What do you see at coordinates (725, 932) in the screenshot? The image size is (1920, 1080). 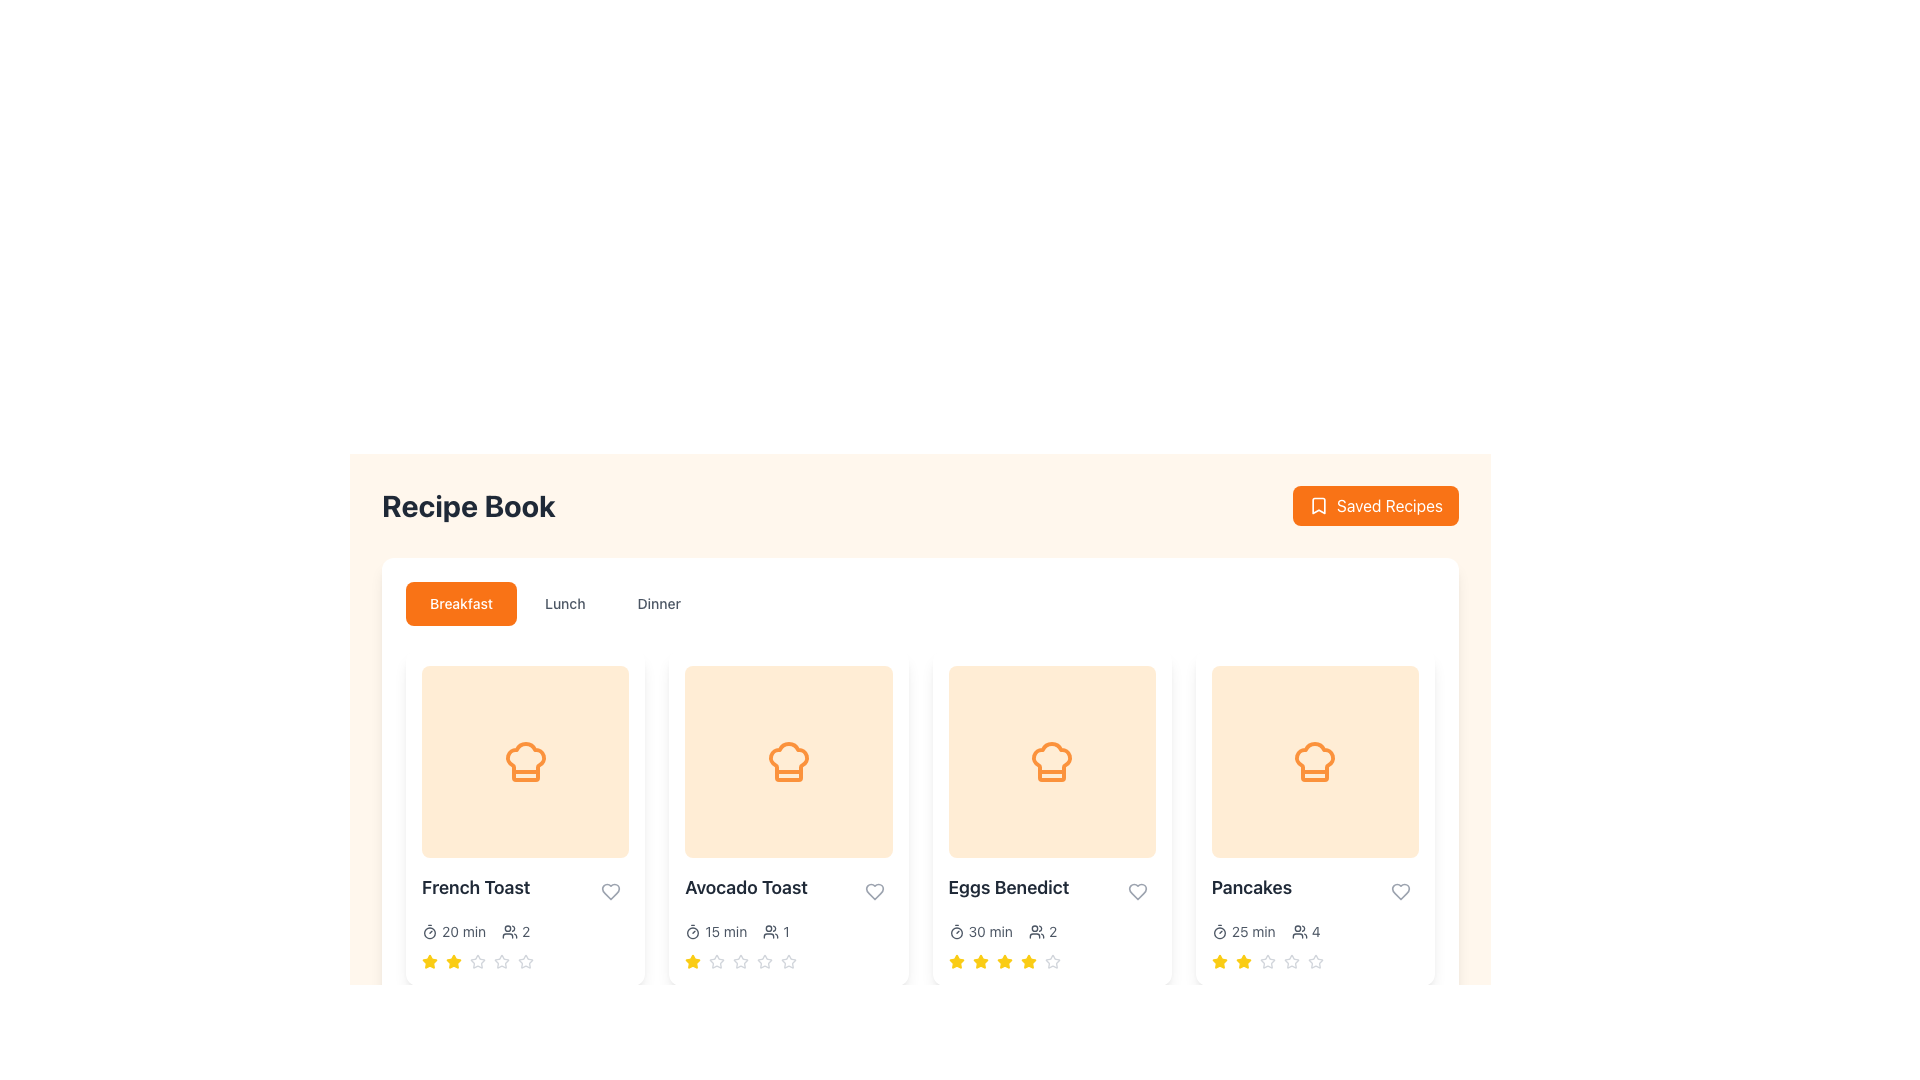 I see `the label displaying '15 min', which is styled in dark gray font and located below the 'Avocado Toast' card, following a clock icon` at bounding box center [725, 932].